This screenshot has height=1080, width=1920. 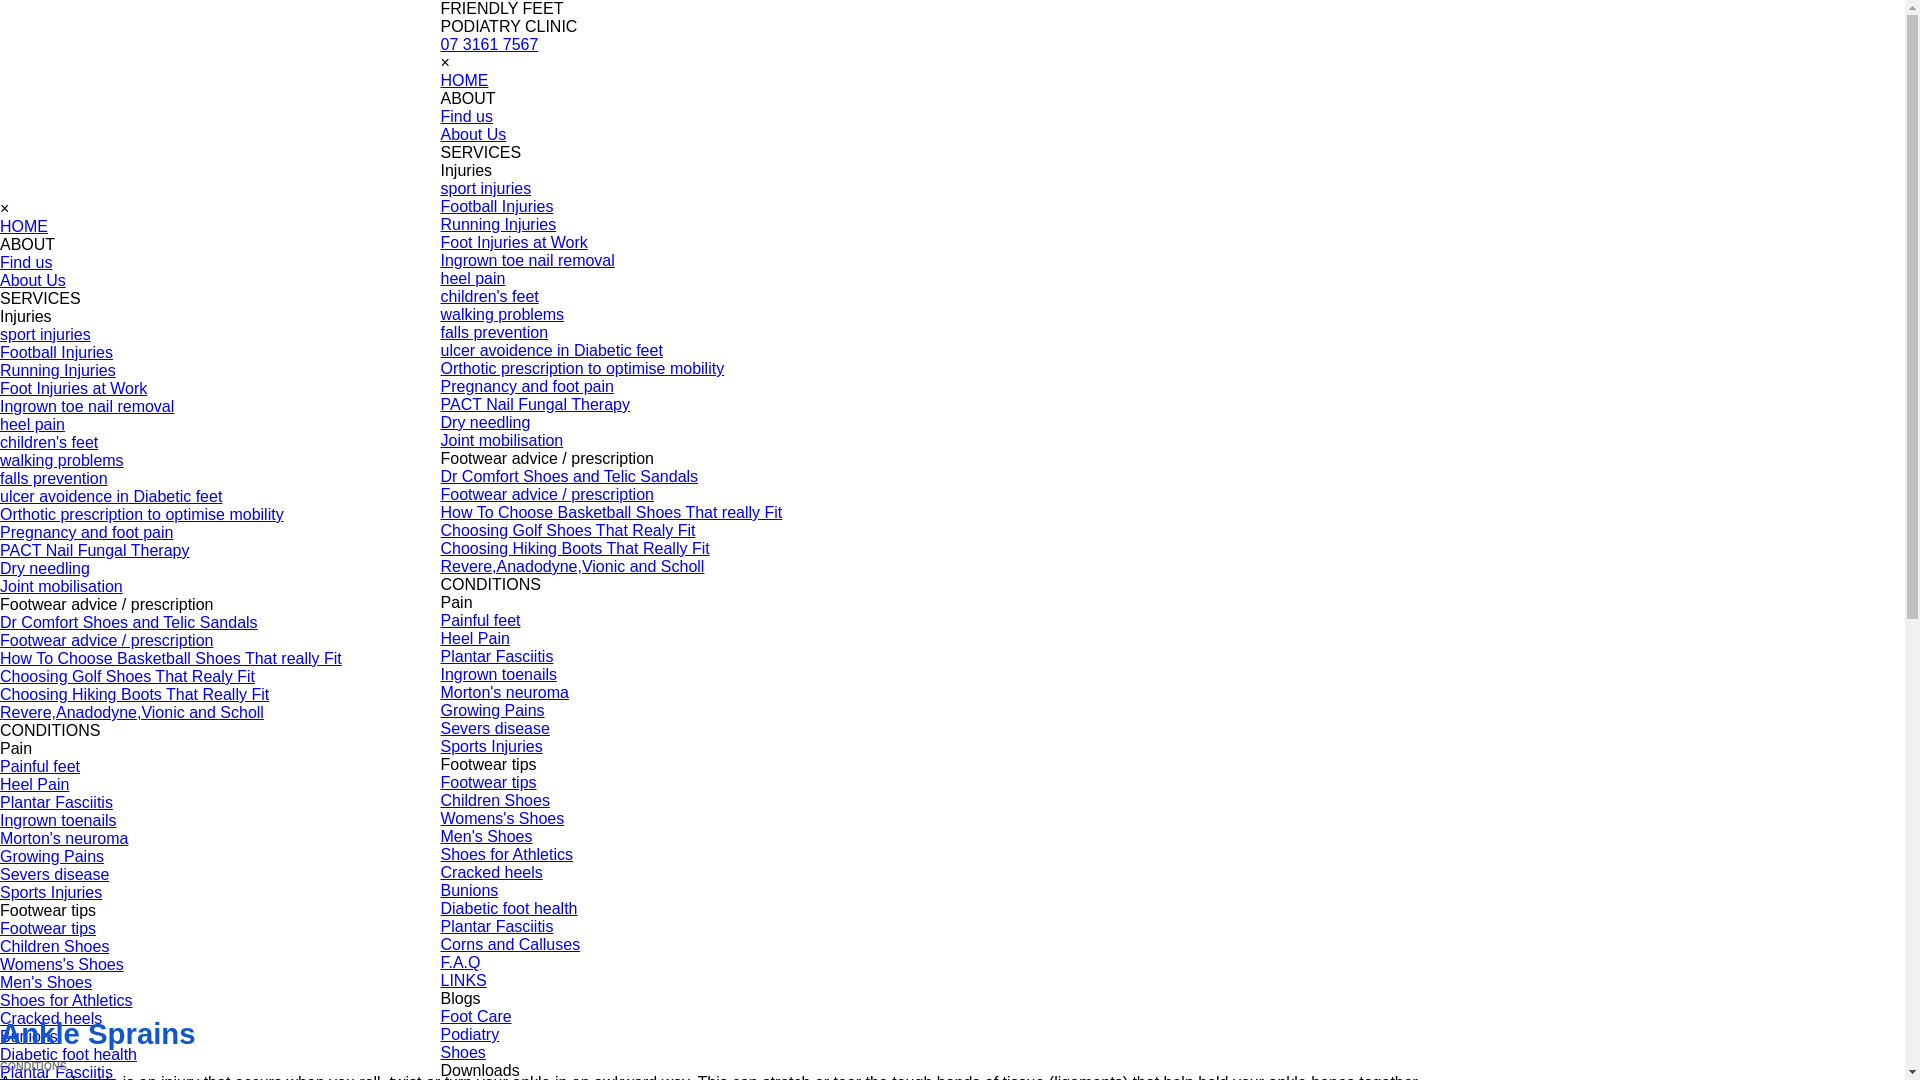 What do you see at coordinates (463, 79) in the screenshot?
I see `'HOME'` at bounding box center [463, 79].